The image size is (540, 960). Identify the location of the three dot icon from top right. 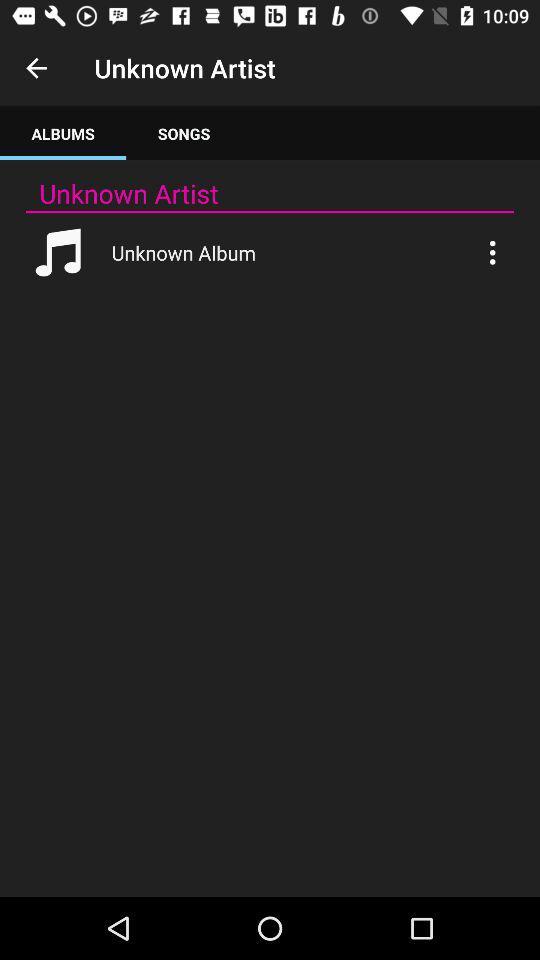
(491, 251).